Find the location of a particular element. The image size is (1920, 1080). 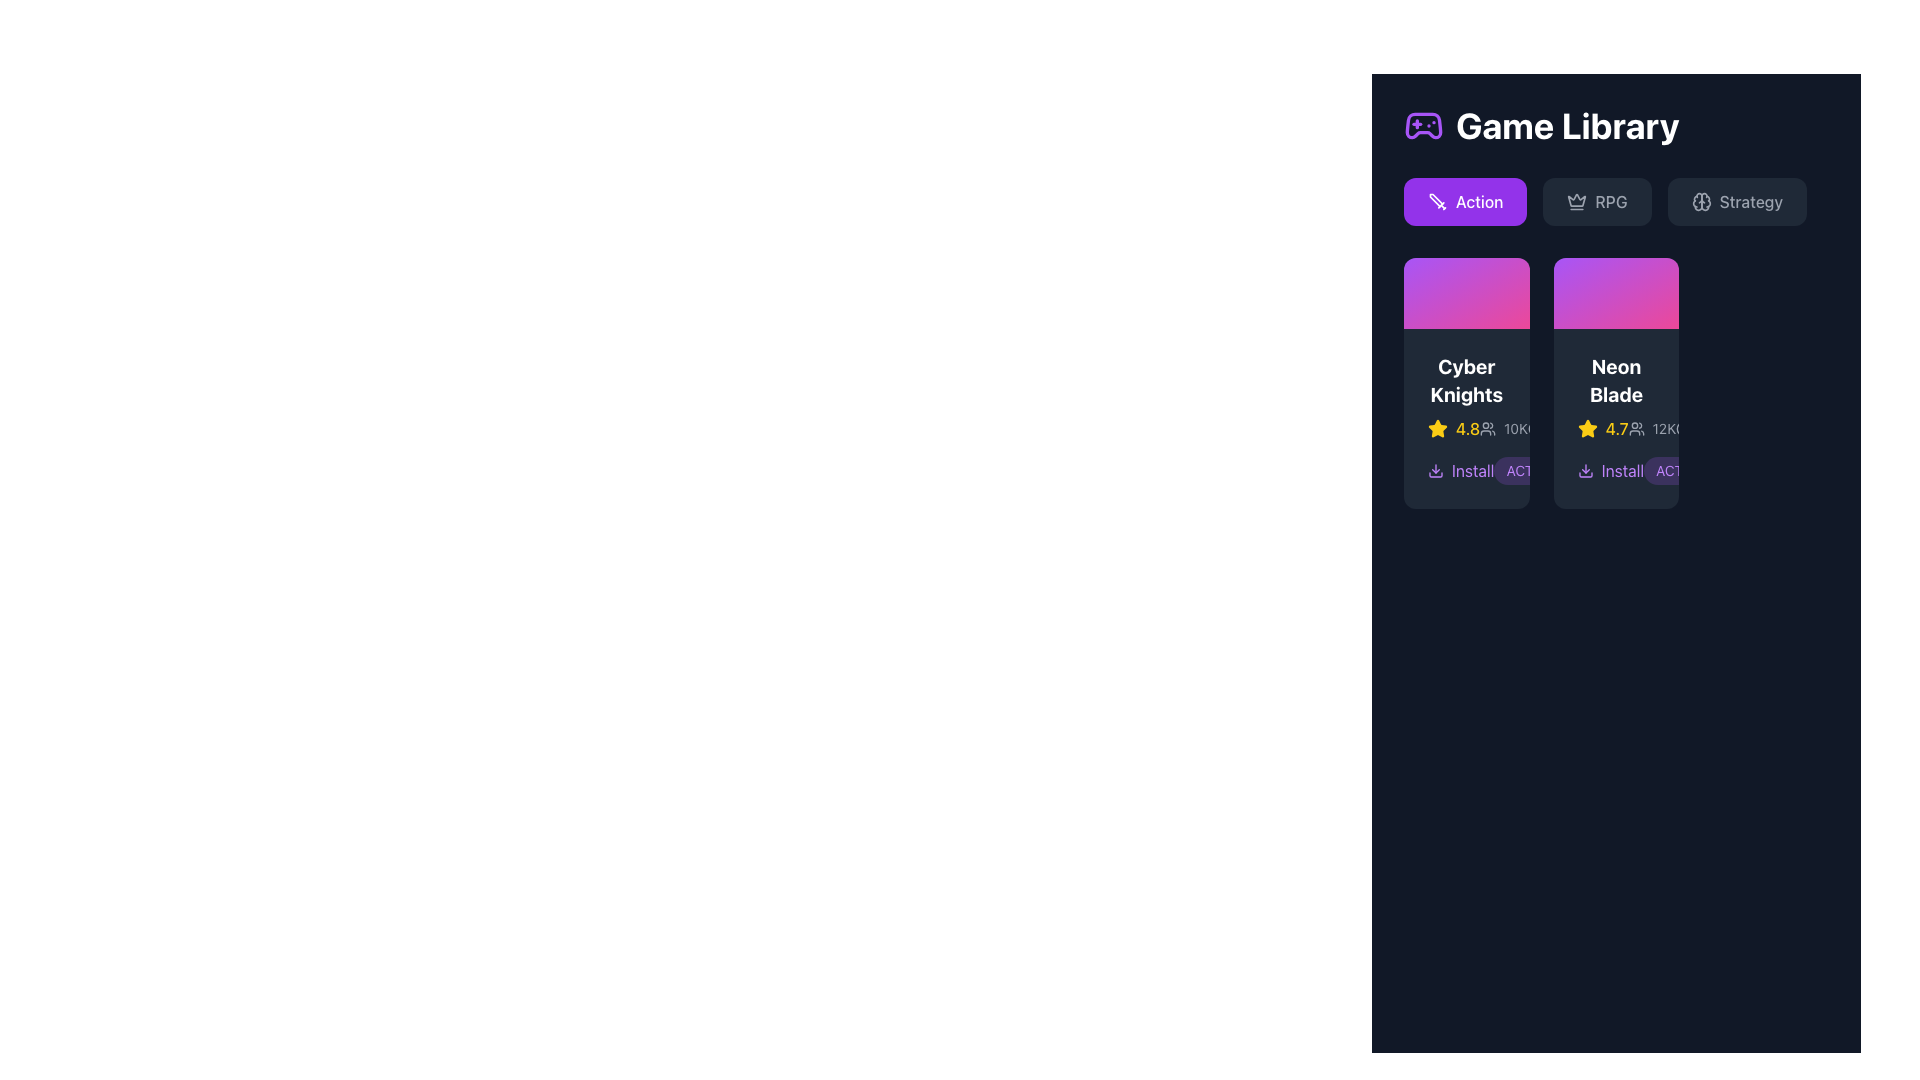

the 'Install' button located beneath the title 'Neon Blade' in the right column of the 'Game Library' section to initiate installation is located at coordinates (1610, 470).